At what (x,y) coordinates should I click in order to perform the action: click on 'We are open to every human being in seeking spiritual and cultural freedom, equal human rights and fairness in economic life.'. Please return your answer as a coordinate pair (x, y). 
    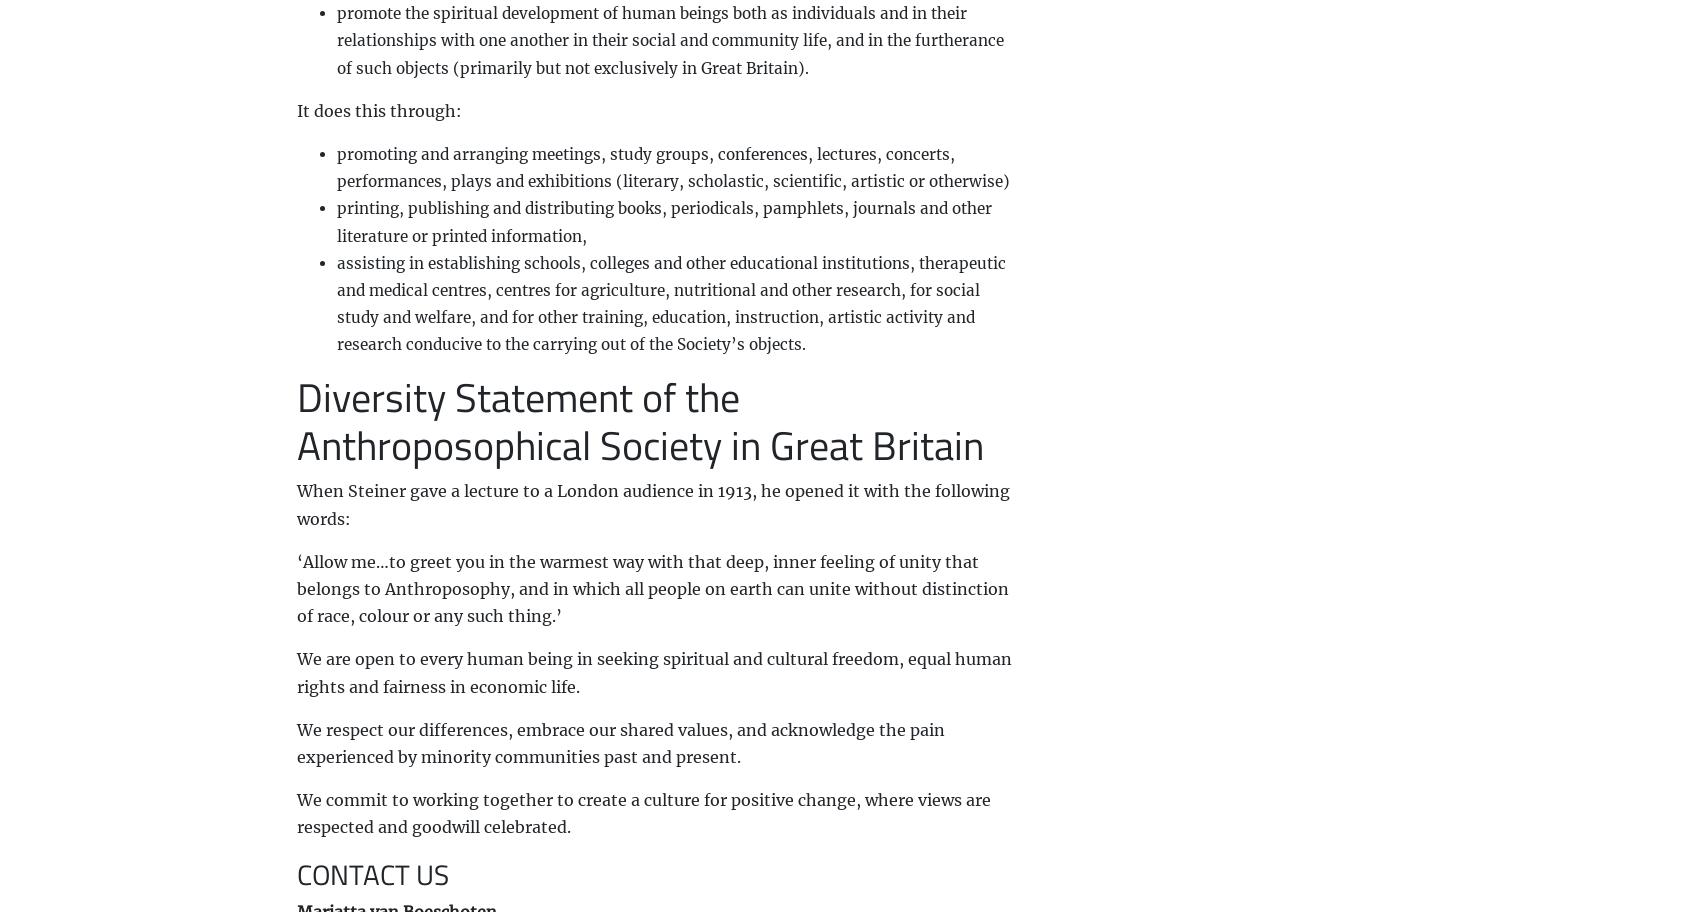
    Looking at the image, I should click on (652, 671).